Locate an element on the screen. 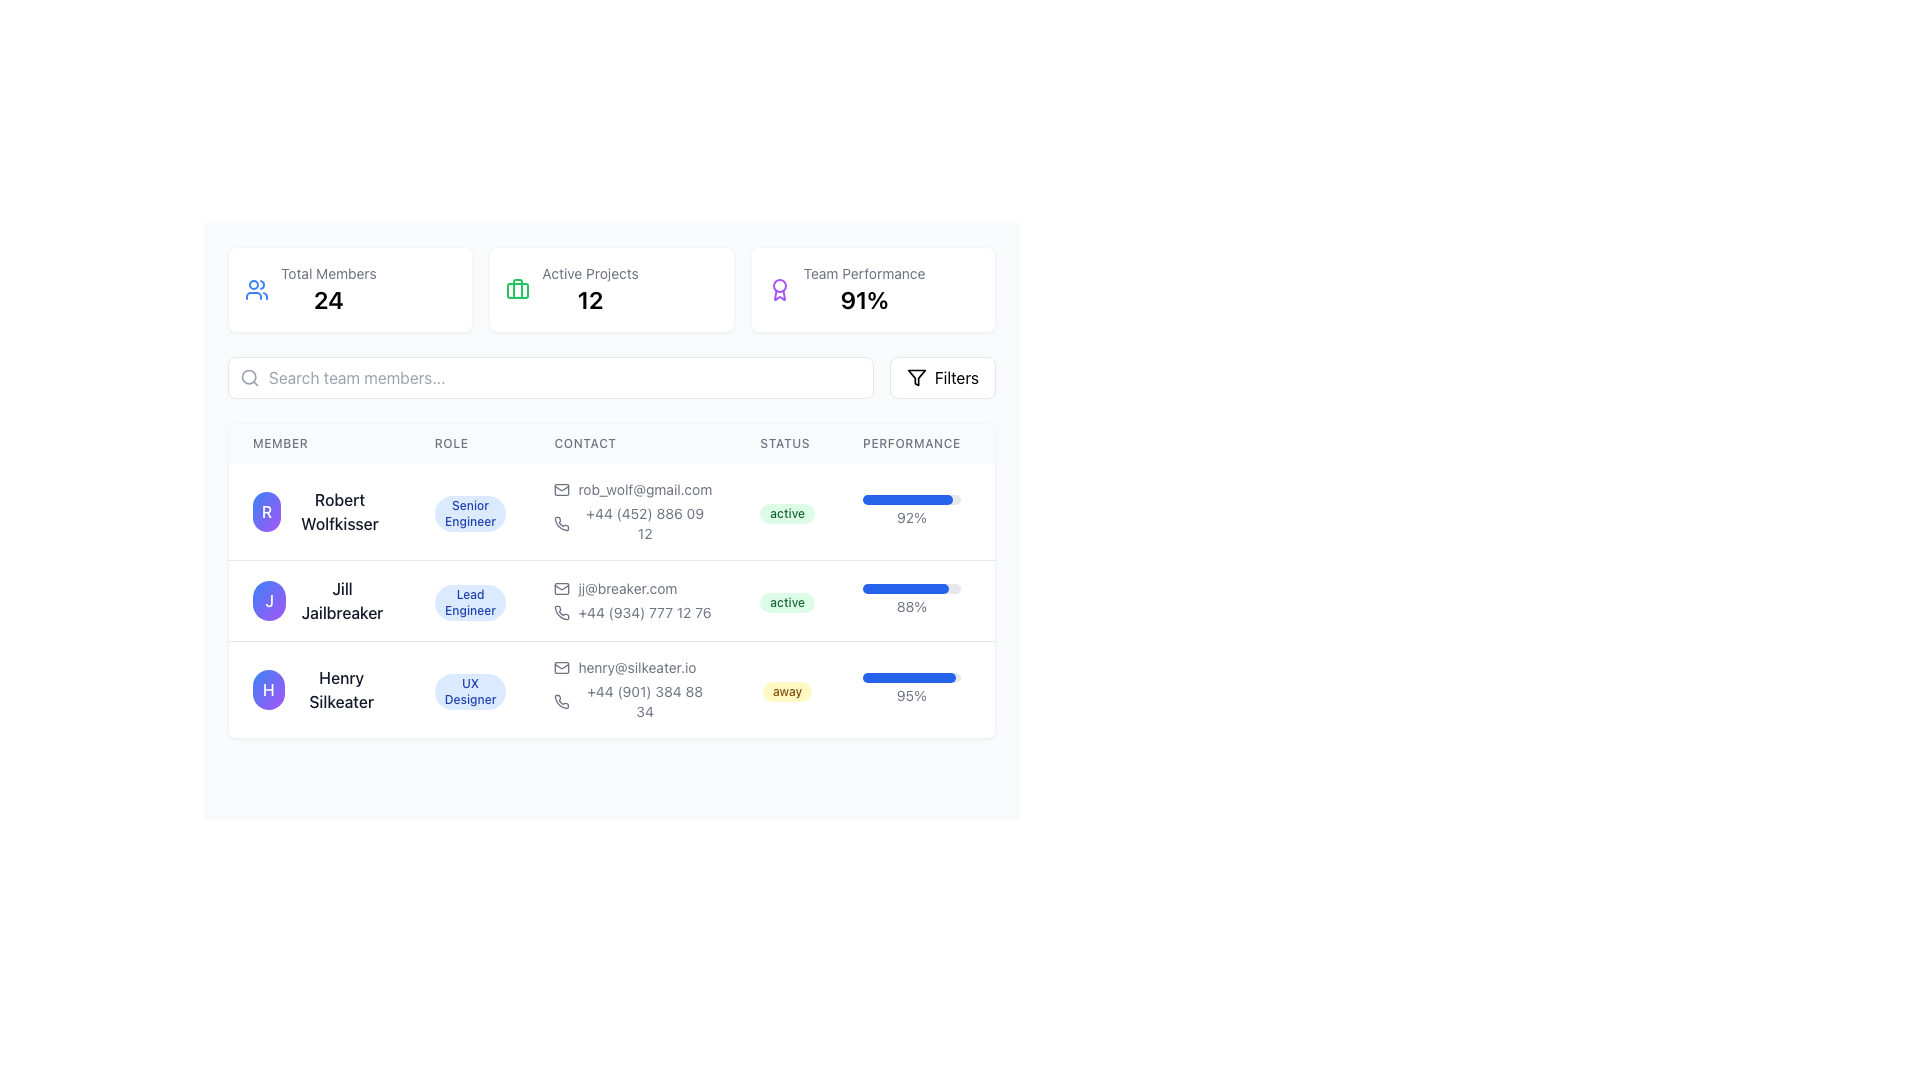 This screenshot has width=1920, height=1080. the static text element displaying the number '24', which is presented in bold, large font and is centrally aligned below the label 'Total Members' is located at coordinates (328, 300).